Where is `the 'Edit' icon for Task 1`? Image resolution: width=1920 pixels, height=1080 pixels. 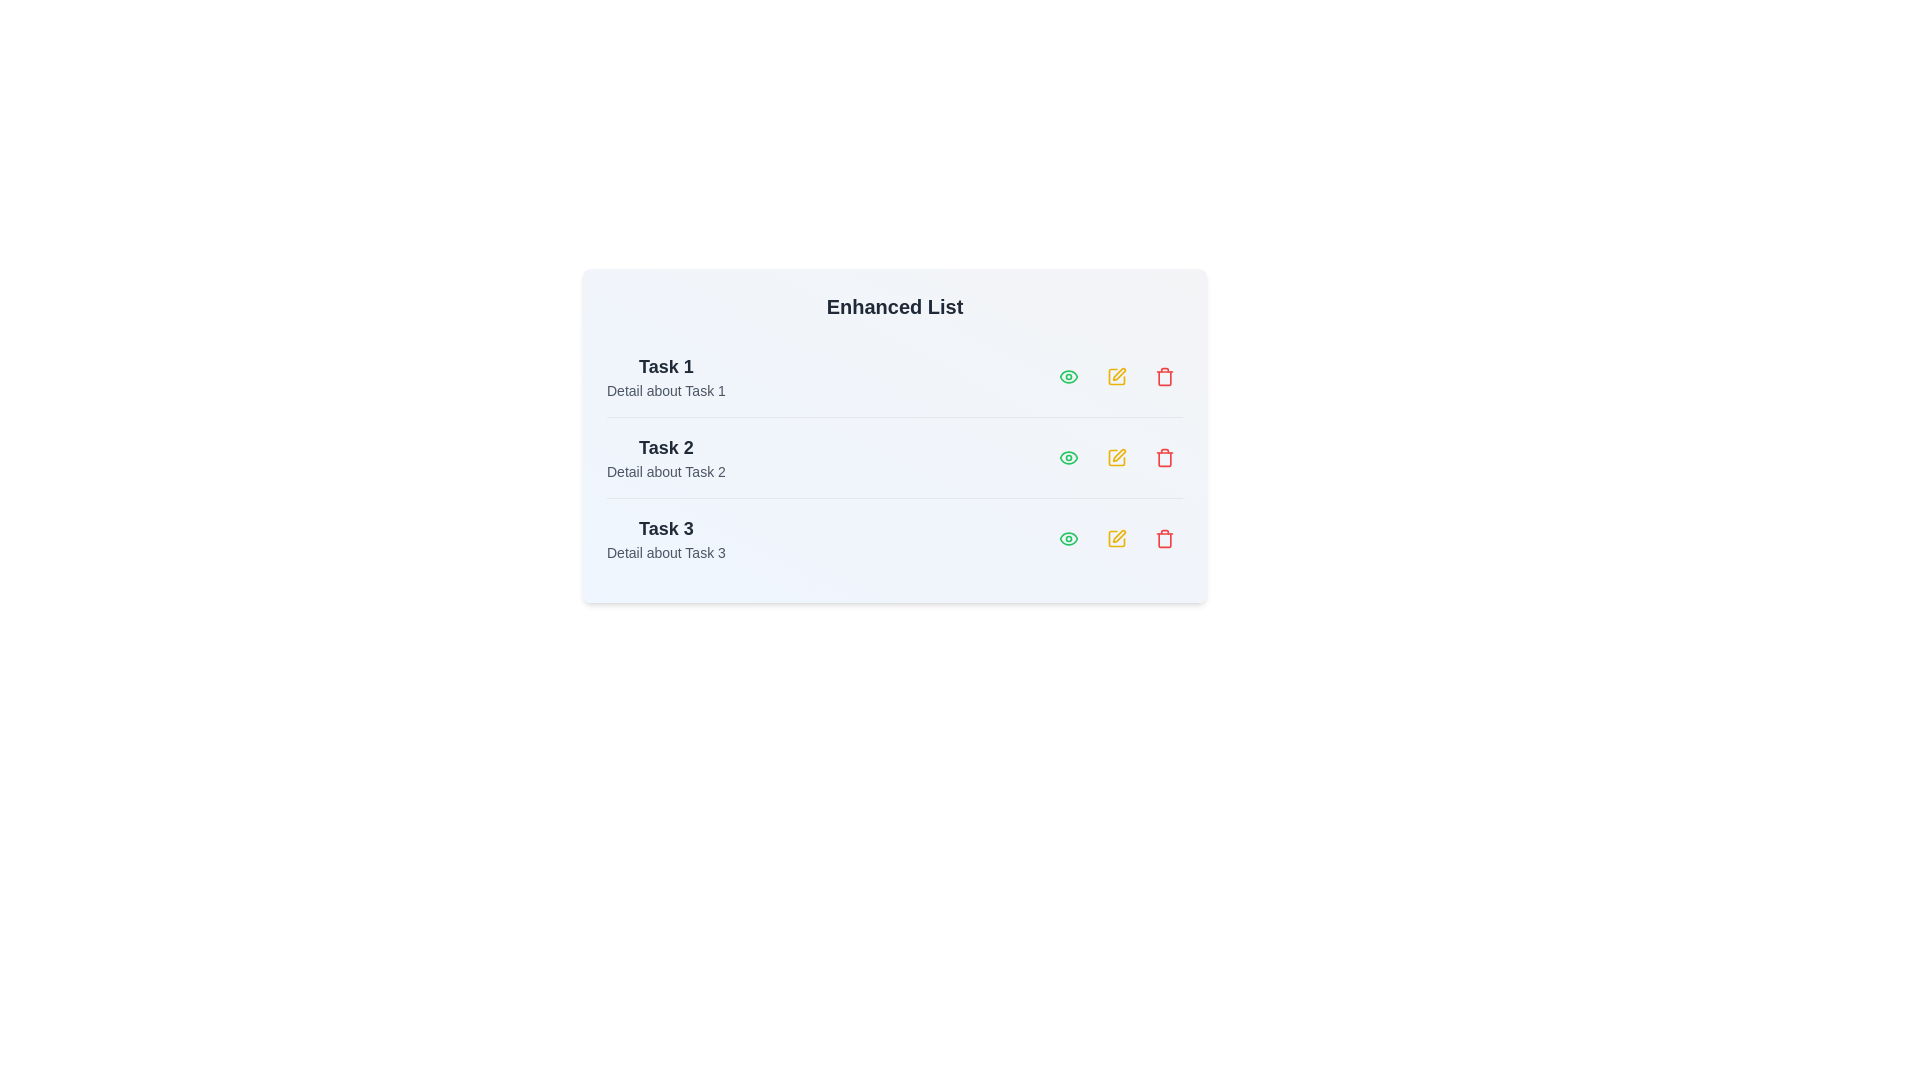
the 'Edit' icon for Task 1 is located at coordinates (1116, 377).